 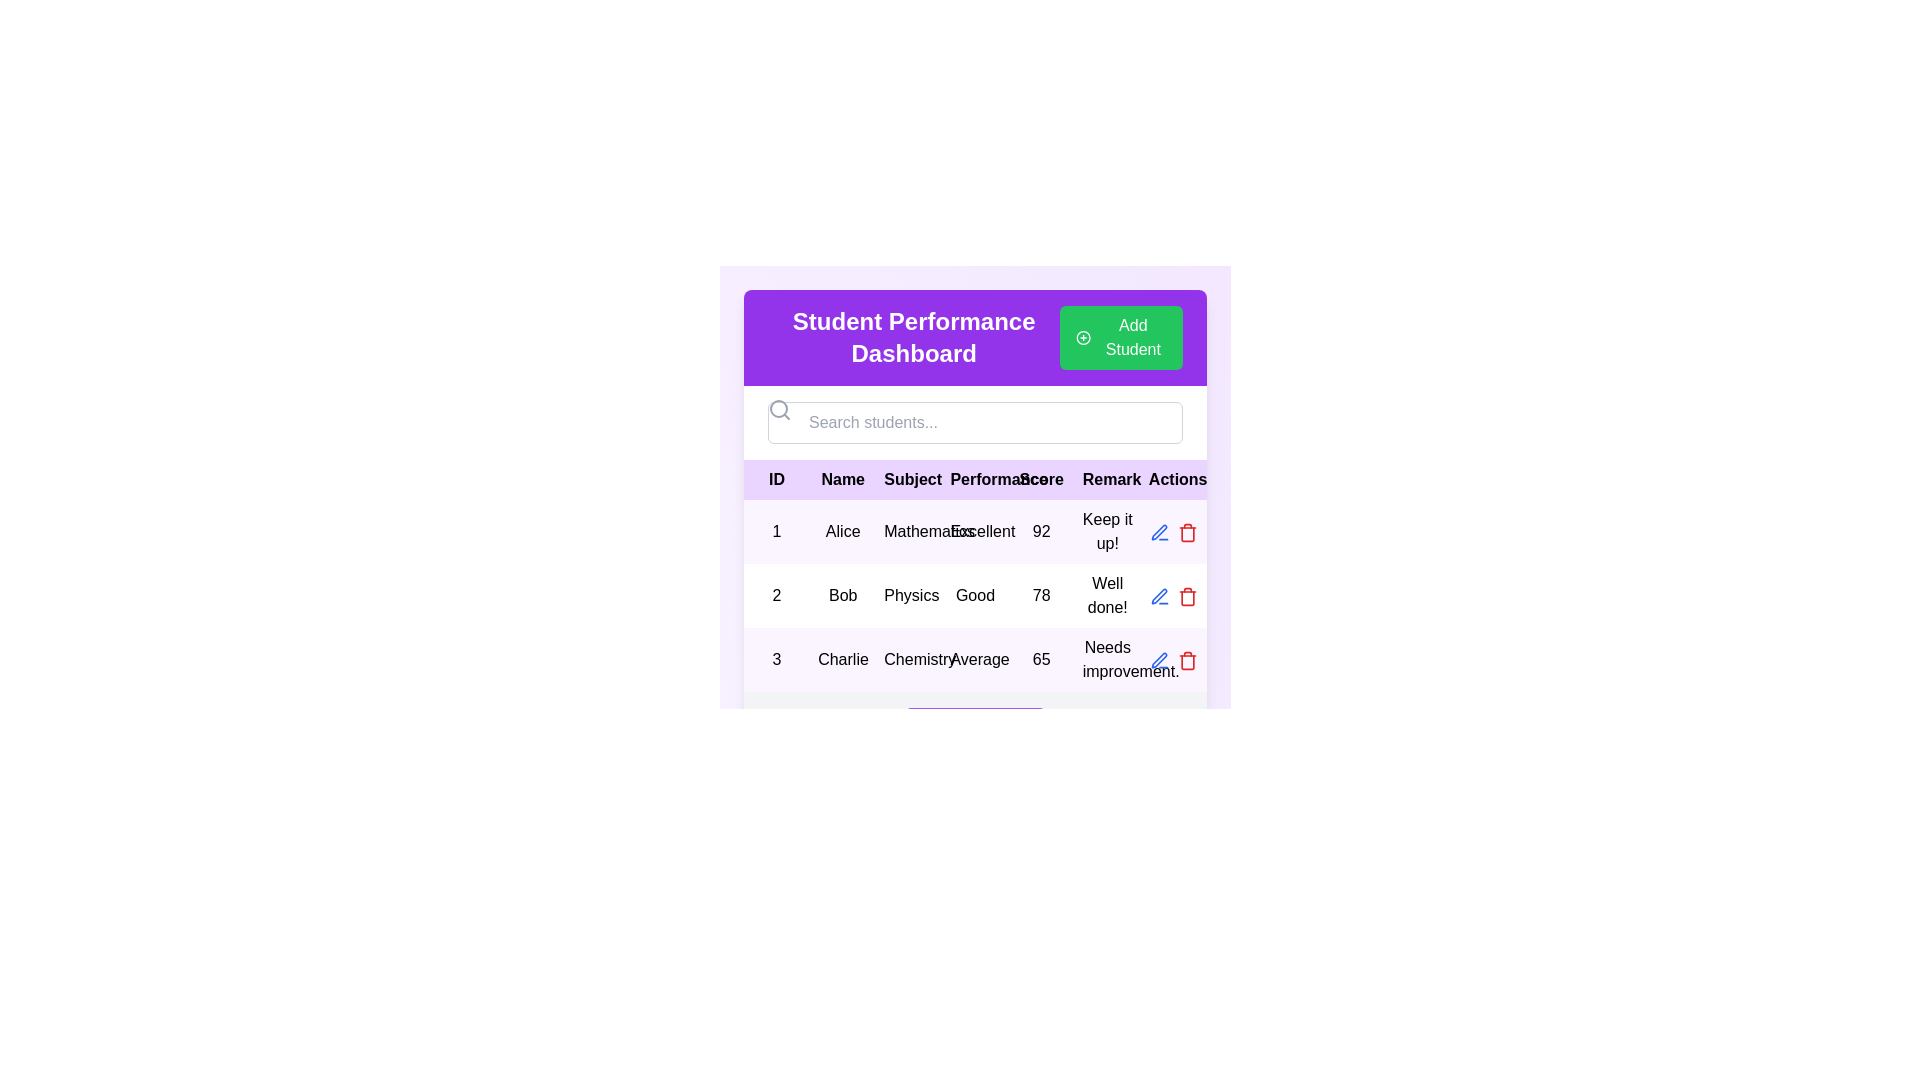 What do you see at coordinates (1187, 531) in the screenshot?
I see `the red-colored trash can icon button located` at bounding box center [1187, 531].